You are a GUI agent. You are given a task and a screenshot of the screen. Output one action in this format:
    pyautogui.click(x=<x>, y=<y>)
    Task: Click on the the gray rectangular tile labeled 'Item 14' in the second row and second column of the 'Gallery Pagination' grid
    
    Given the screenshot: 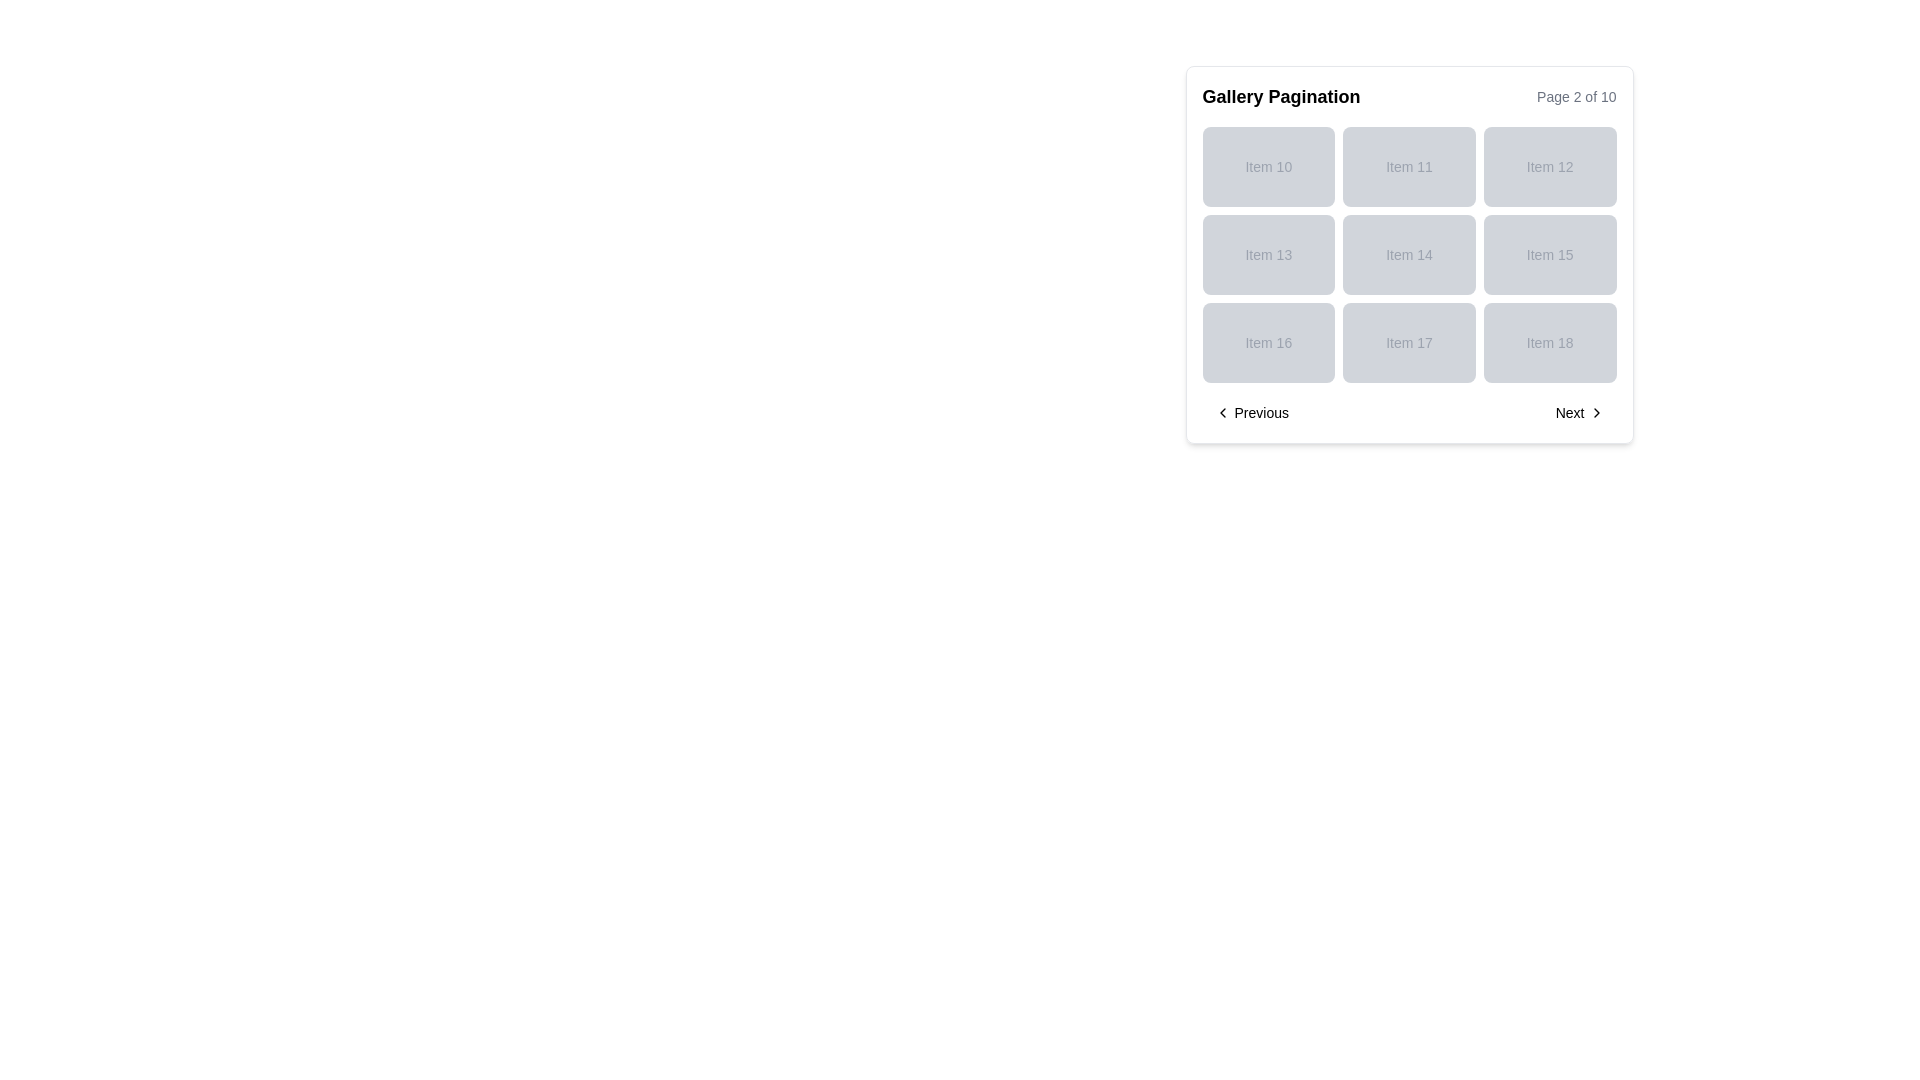 What is the action you would take?
    pyautogui.click(x=1408, y=253)
    